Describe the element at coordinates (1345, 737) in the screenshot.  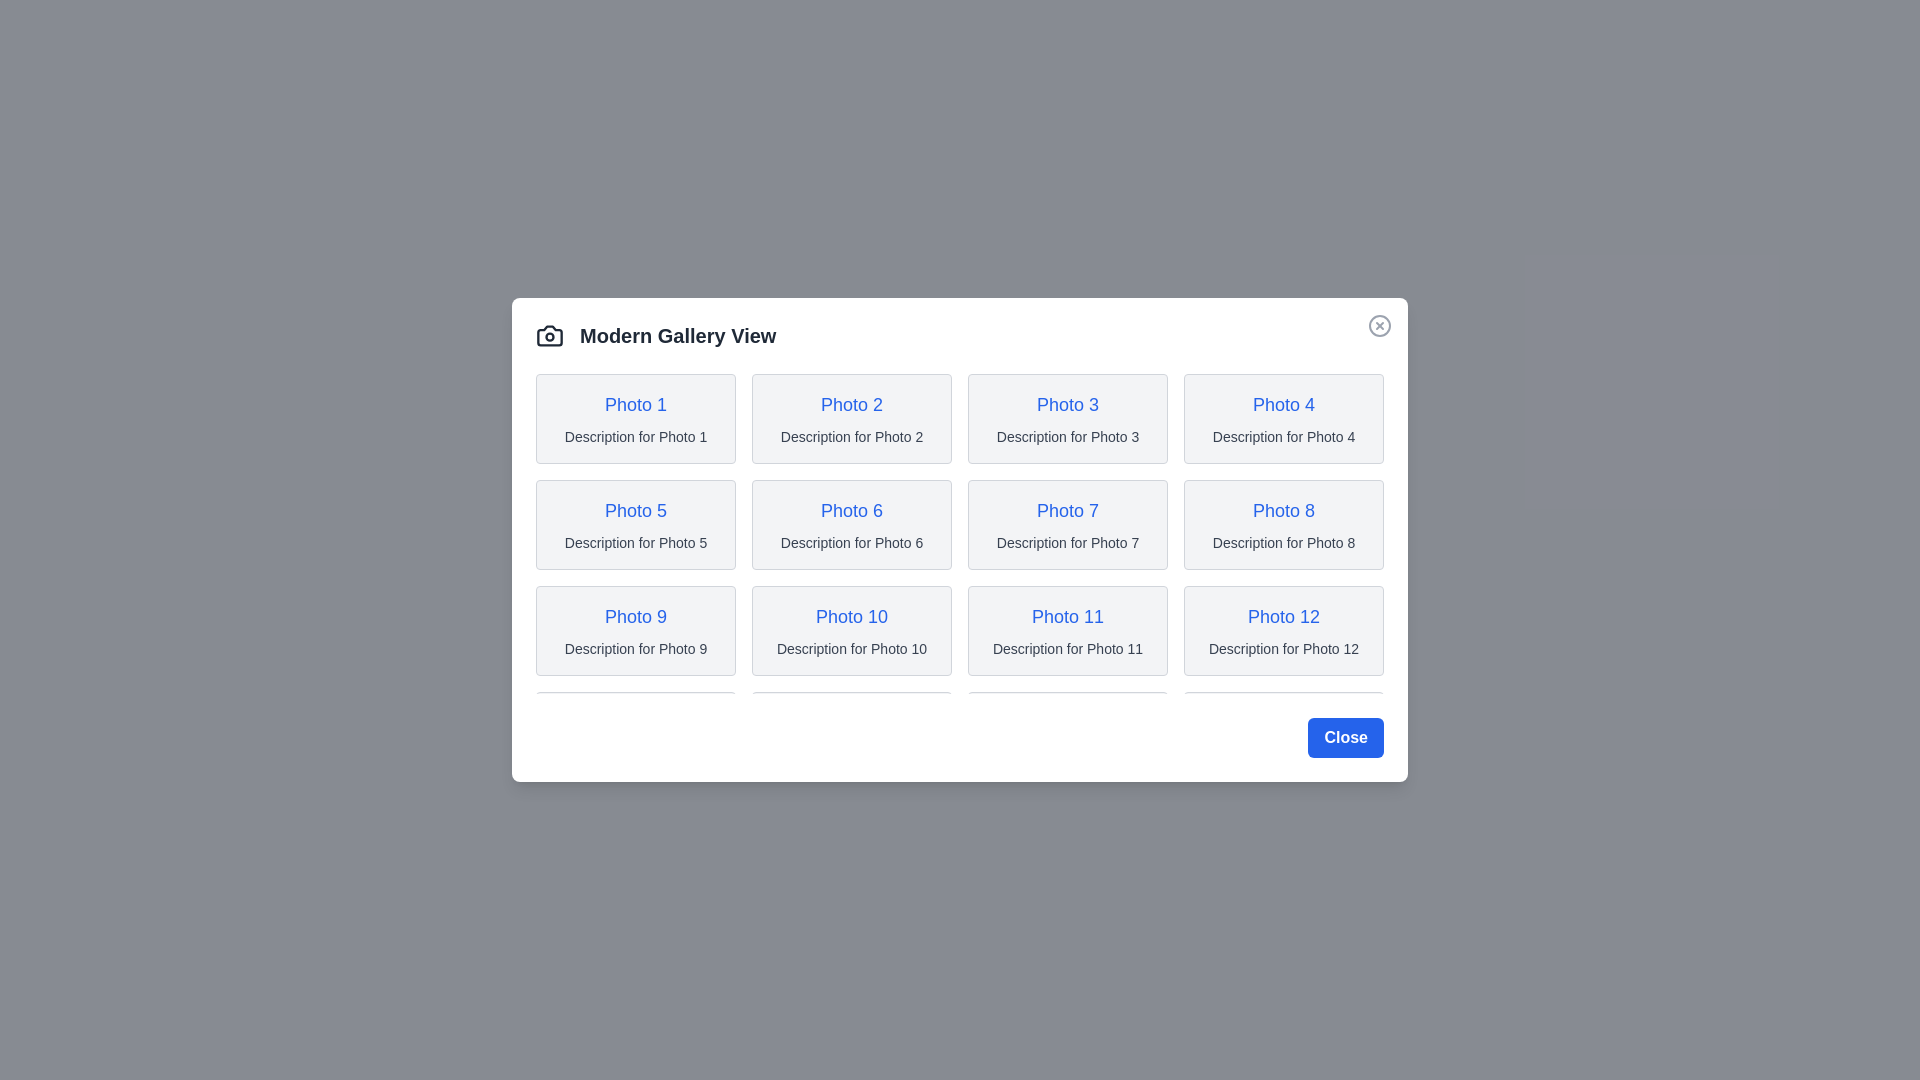
I see `the 'Close' button in the footer to close the dialog` at that location.